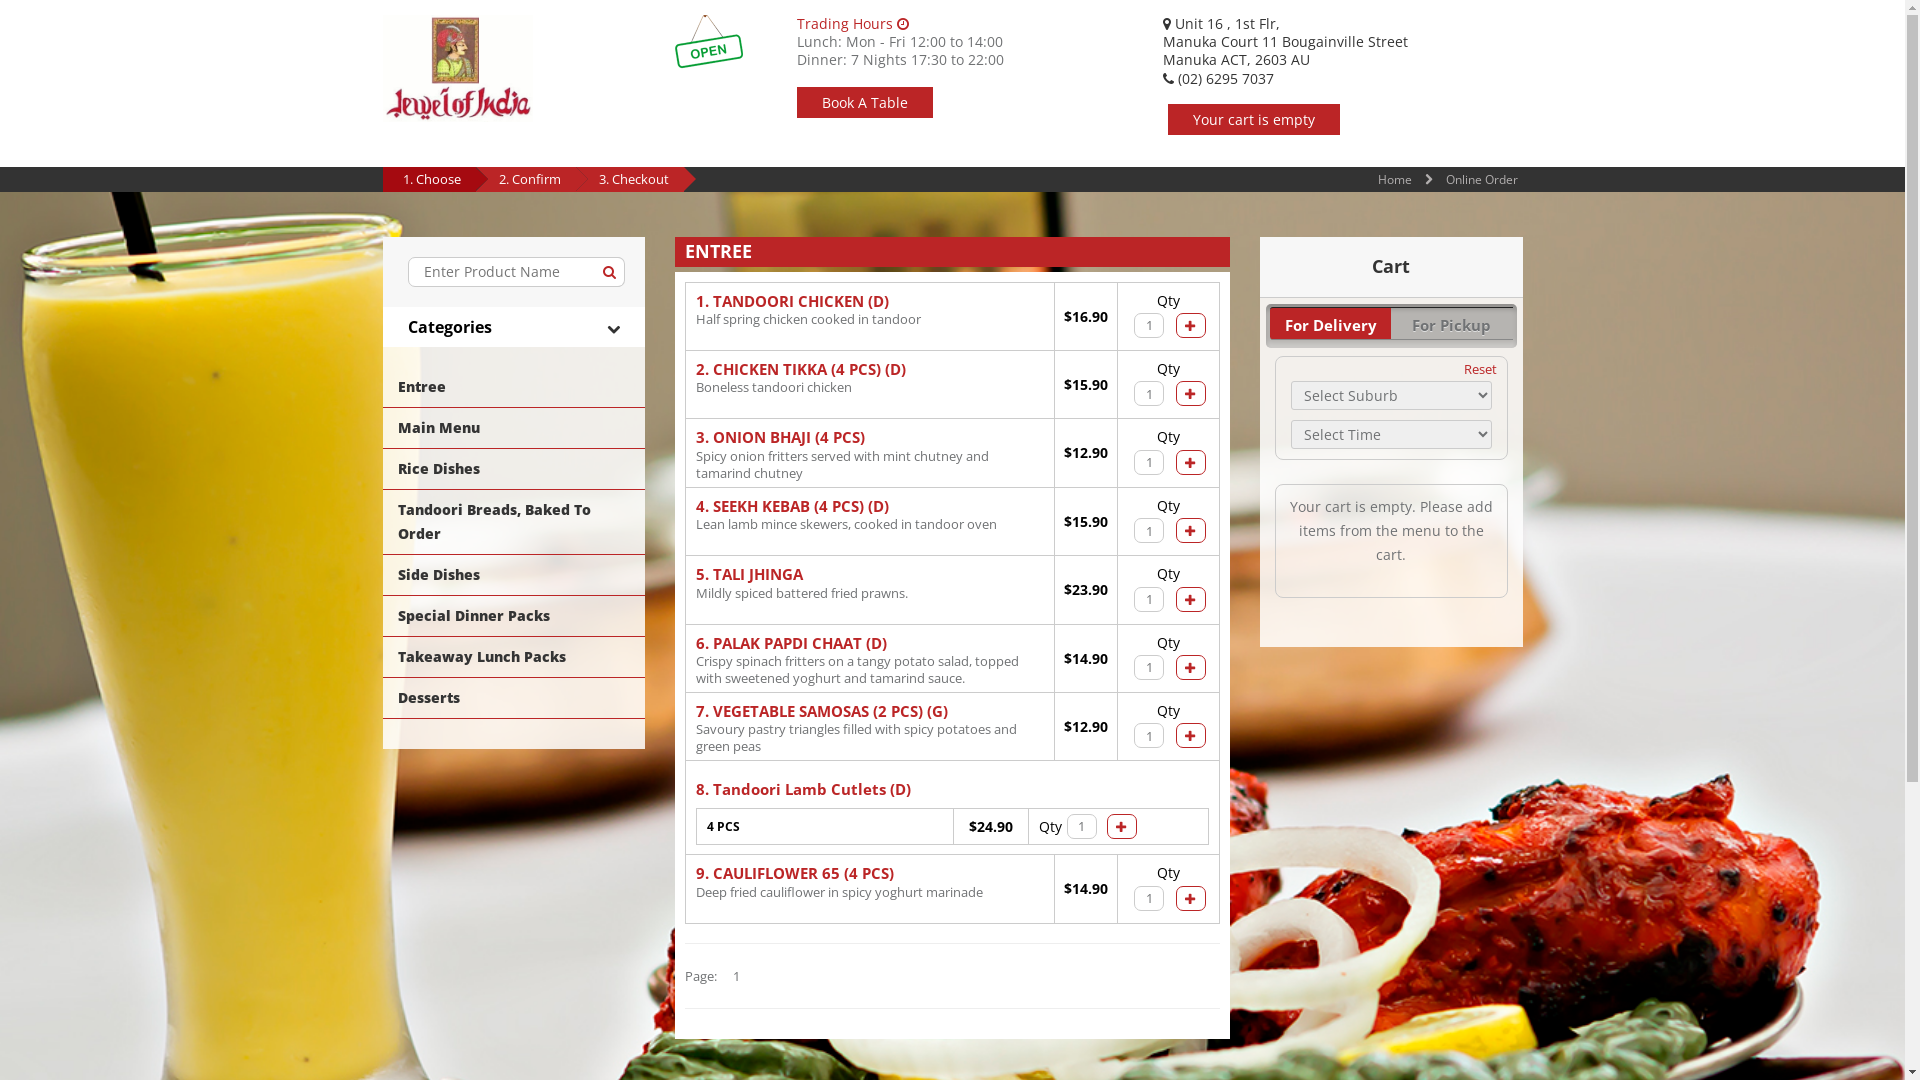 This screenshot has height=1080, width=1920. Describe the element at coordinates (632, 177) in the screenshot. I see `'3. Checkout'` at that location.